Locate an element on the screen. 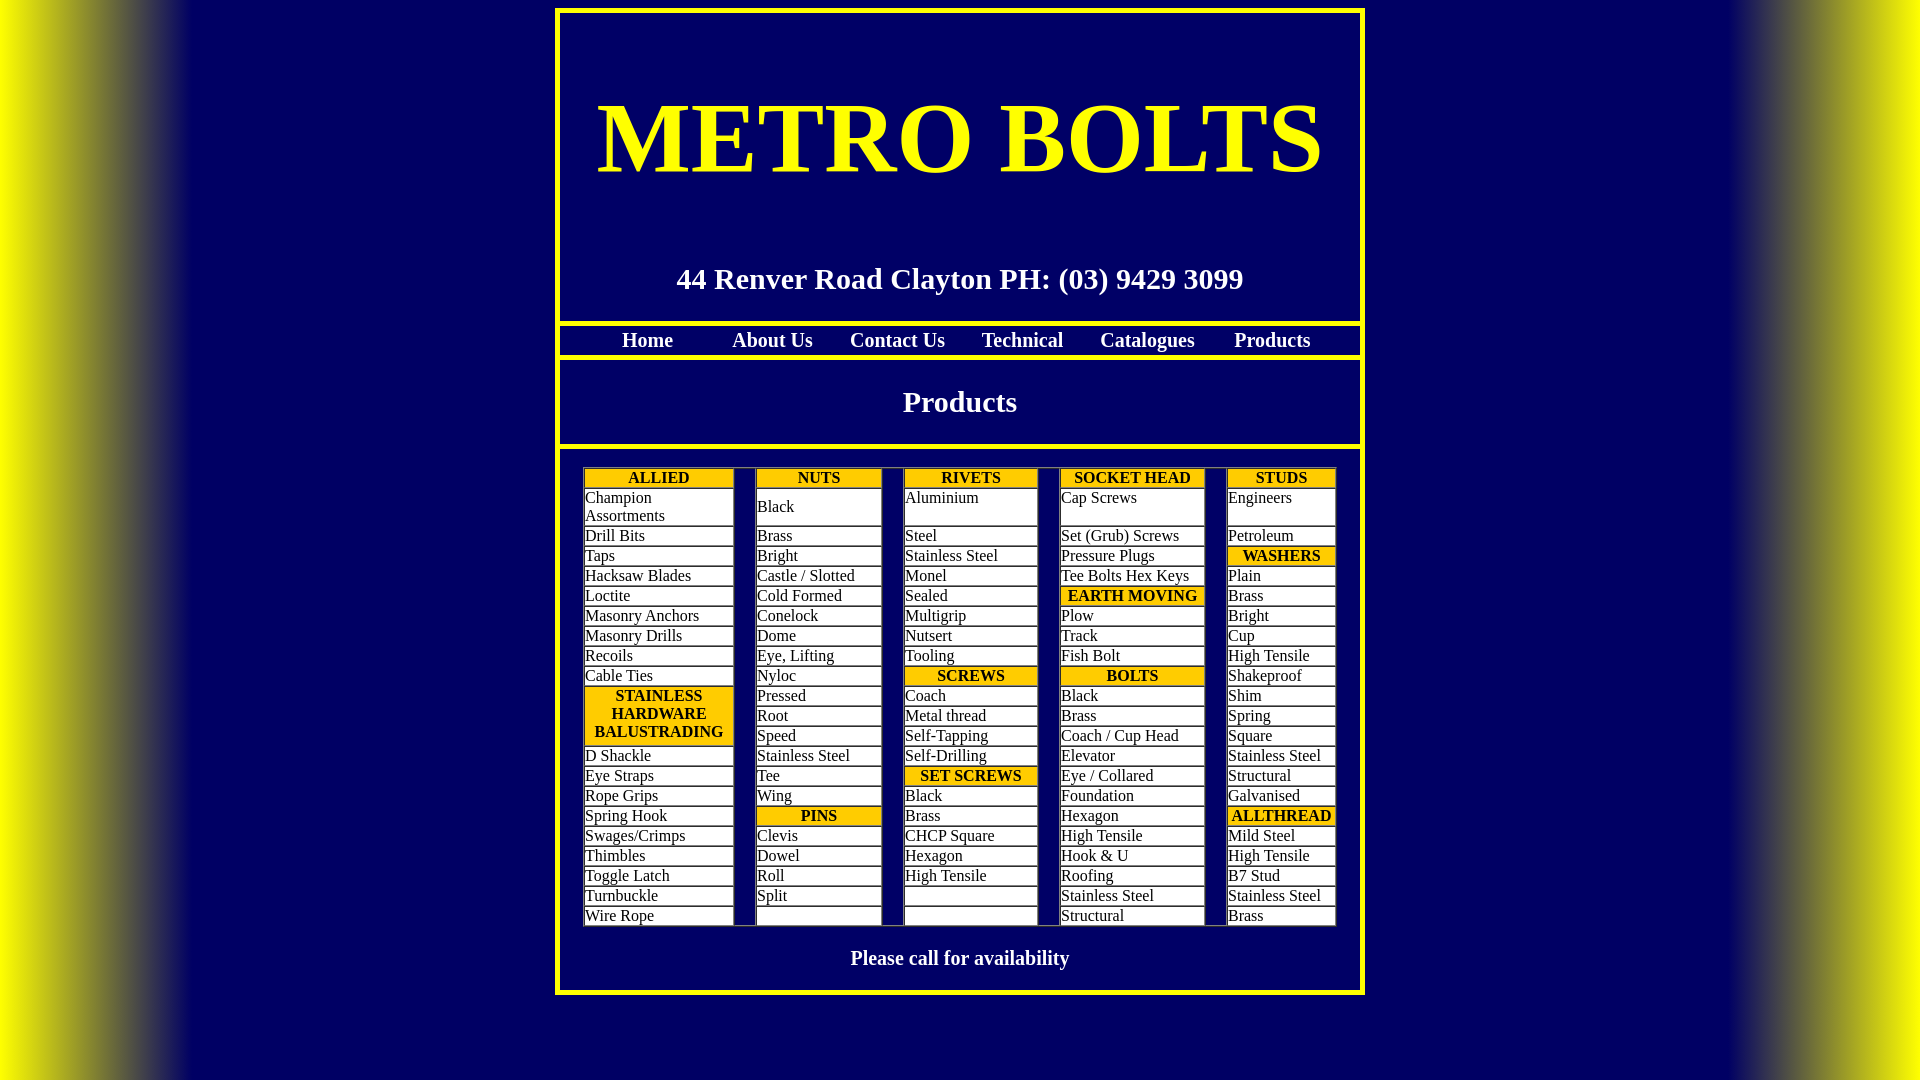  'Contact Us' is located at coordinates (896, 338).